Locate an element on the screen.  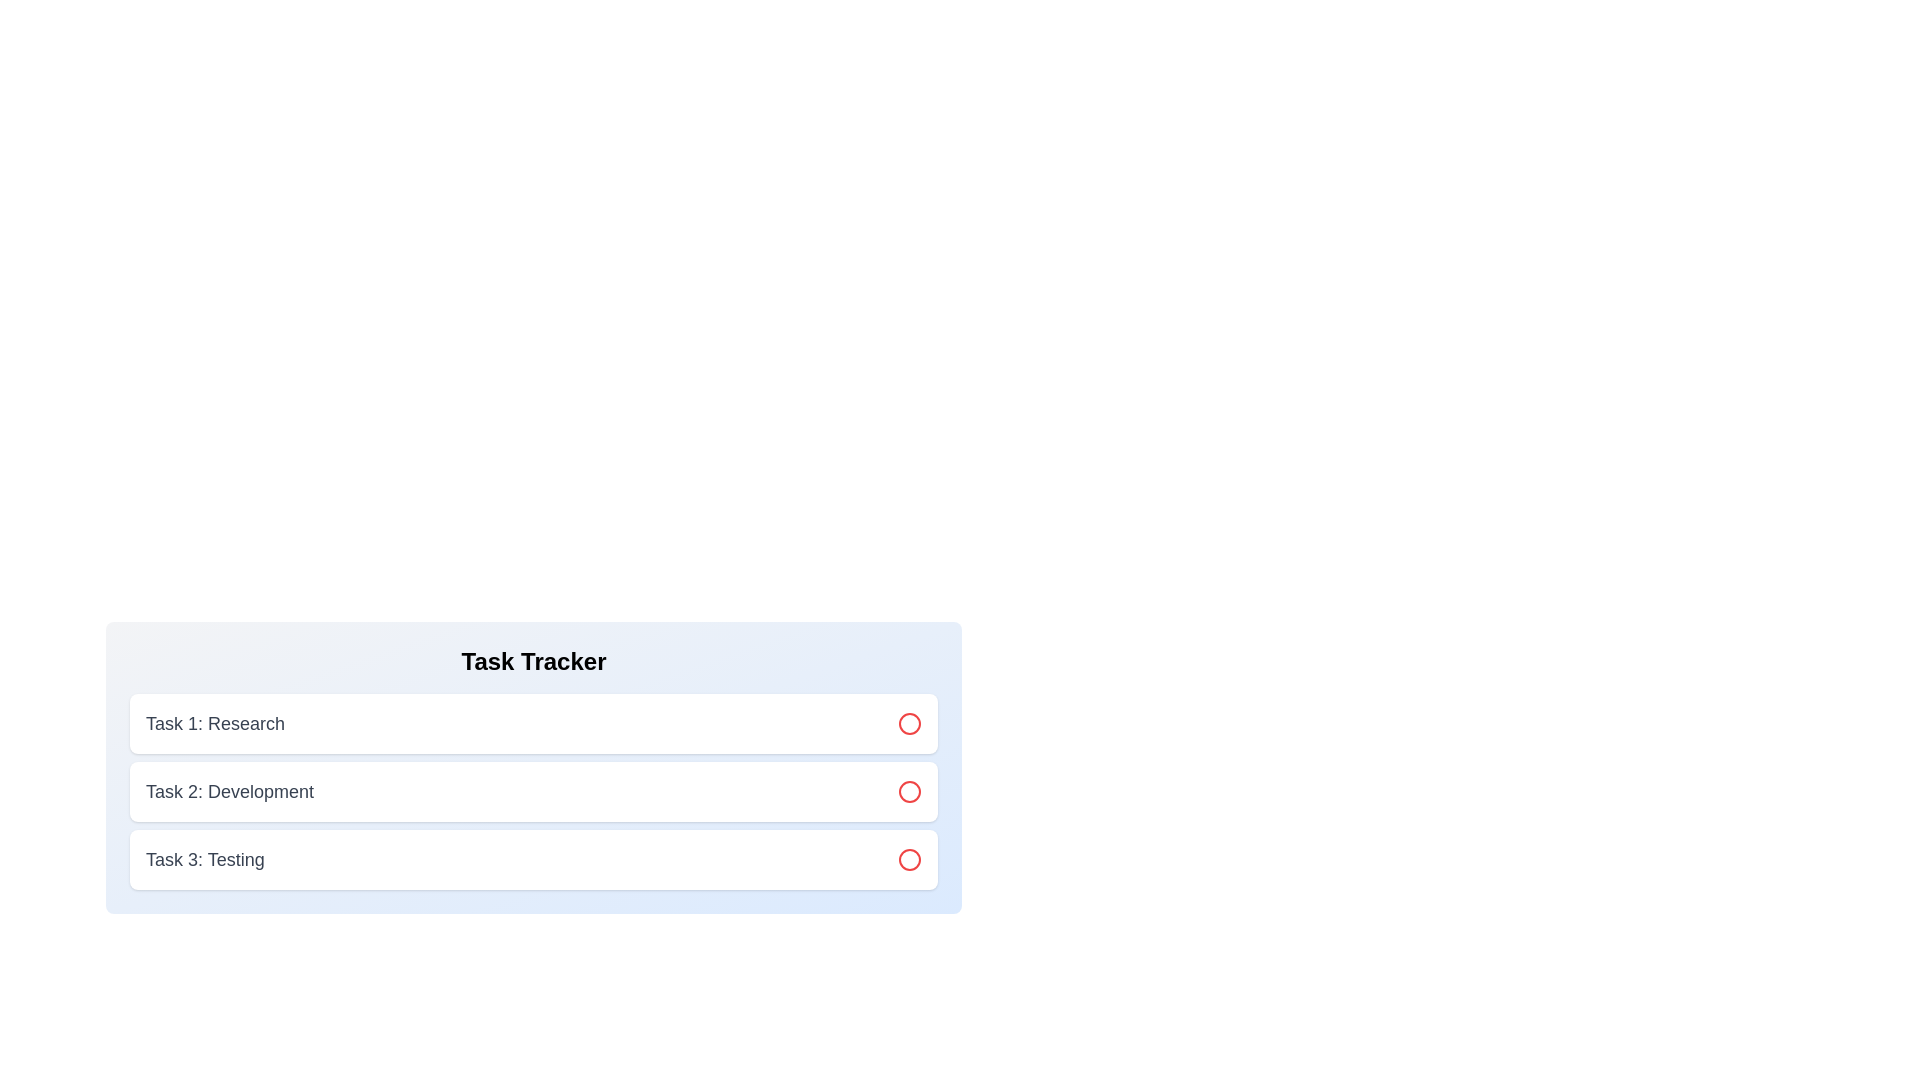
the circle icon for task 1 to toggle its status is located at coordinates (909, 724).